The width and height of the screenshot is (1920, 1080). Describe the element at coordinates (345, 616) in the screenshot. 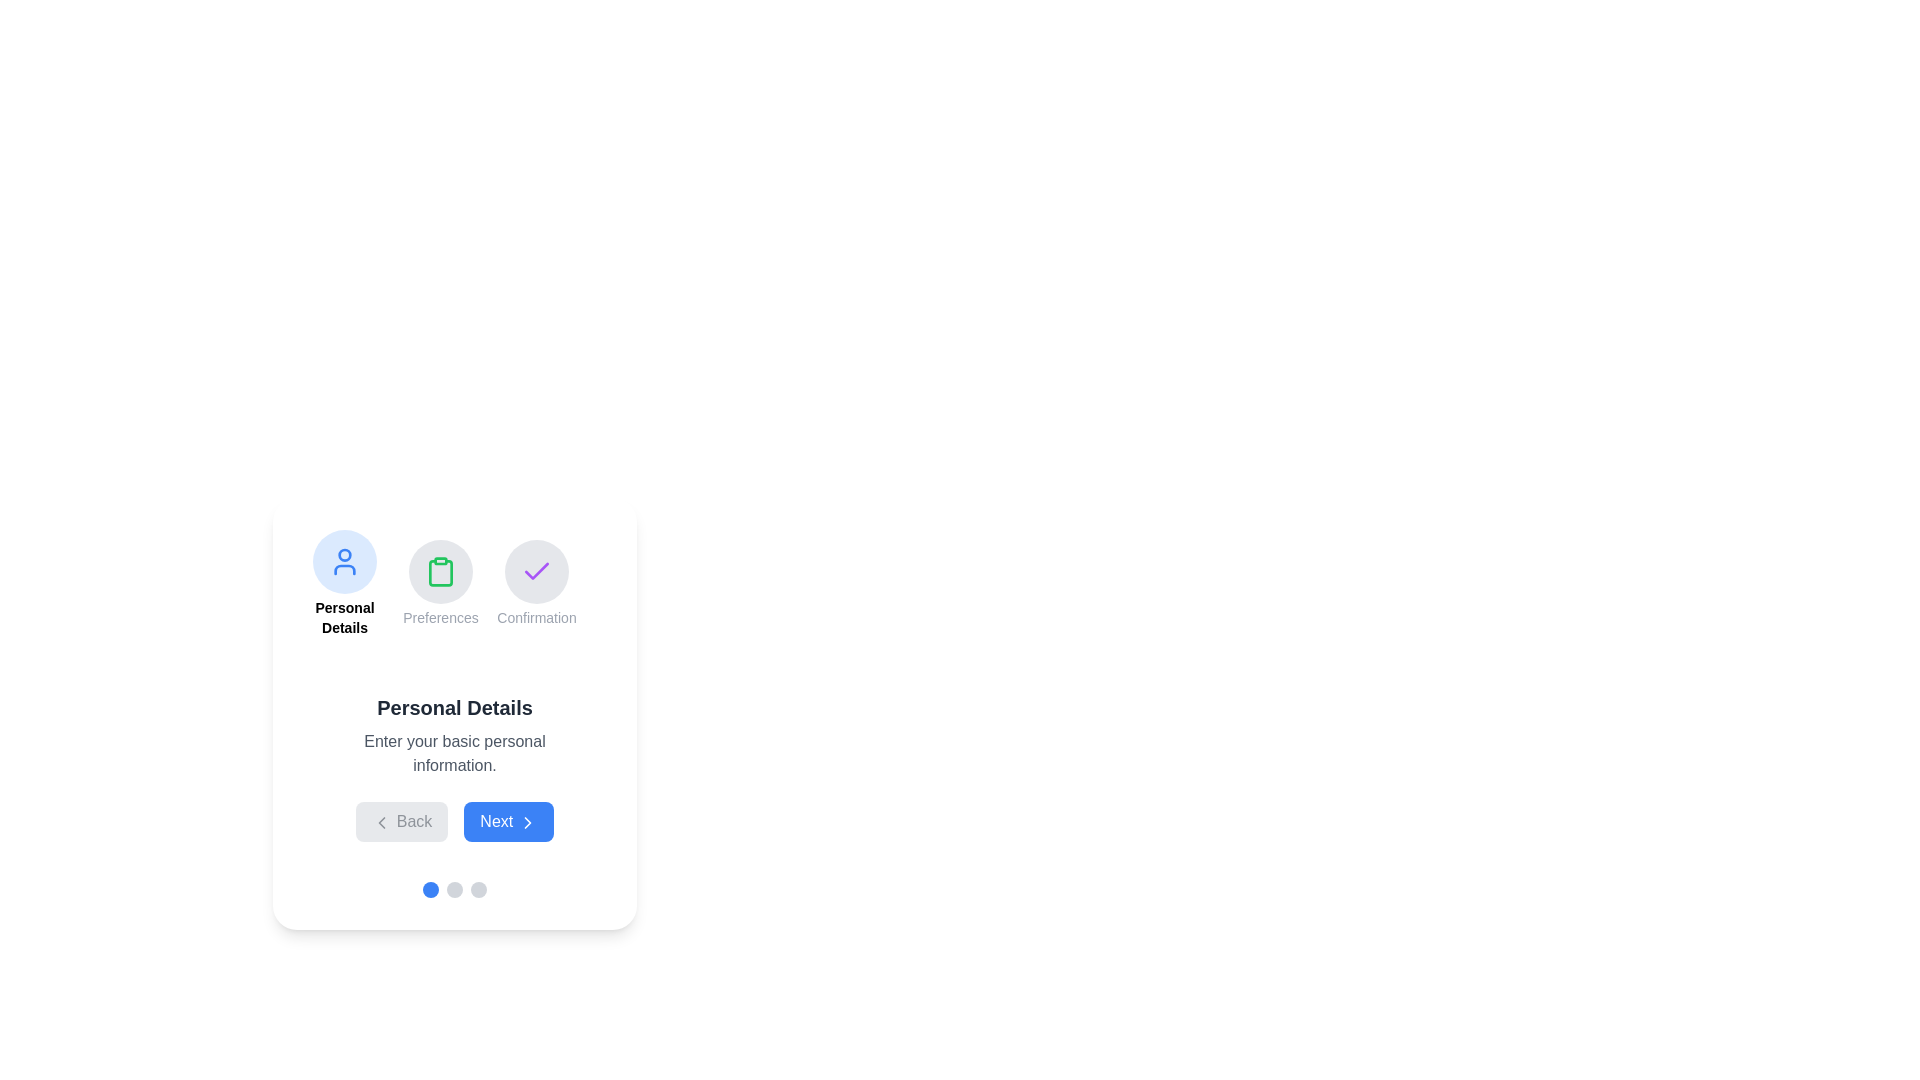

I see `the static text label element displaying 'Personal Details', which is styled prominently in black, bold font beneath a user profile icon` at that location.